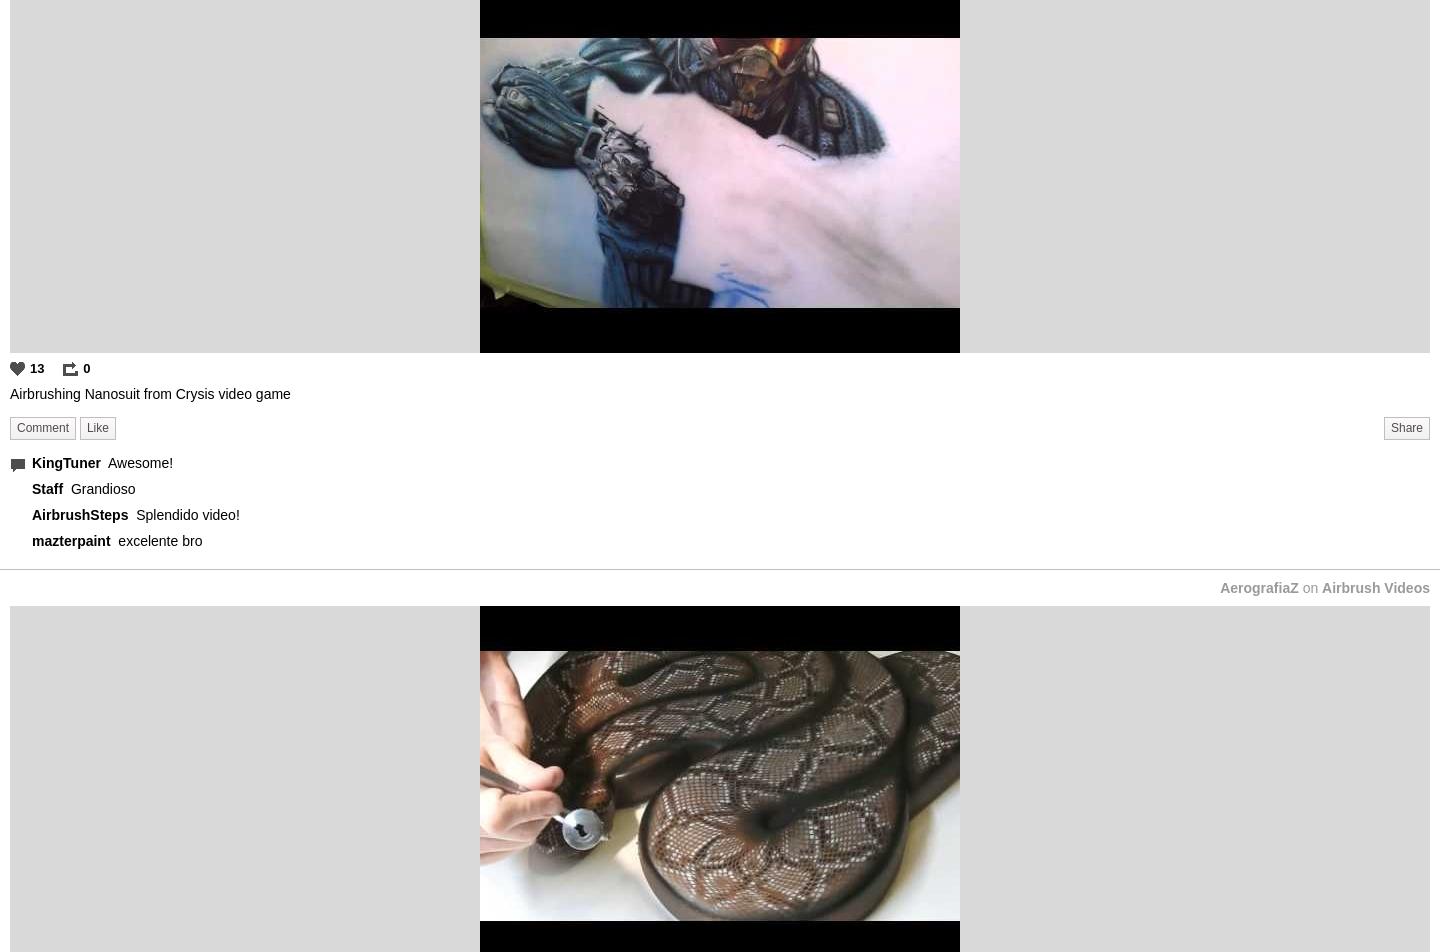 The width and height of the screenshot is (1440, 952). What do you see at coordinates (80, 513) in the screenshot?
I see `'AirbrushSteps'` at bounding box center [80, 513].